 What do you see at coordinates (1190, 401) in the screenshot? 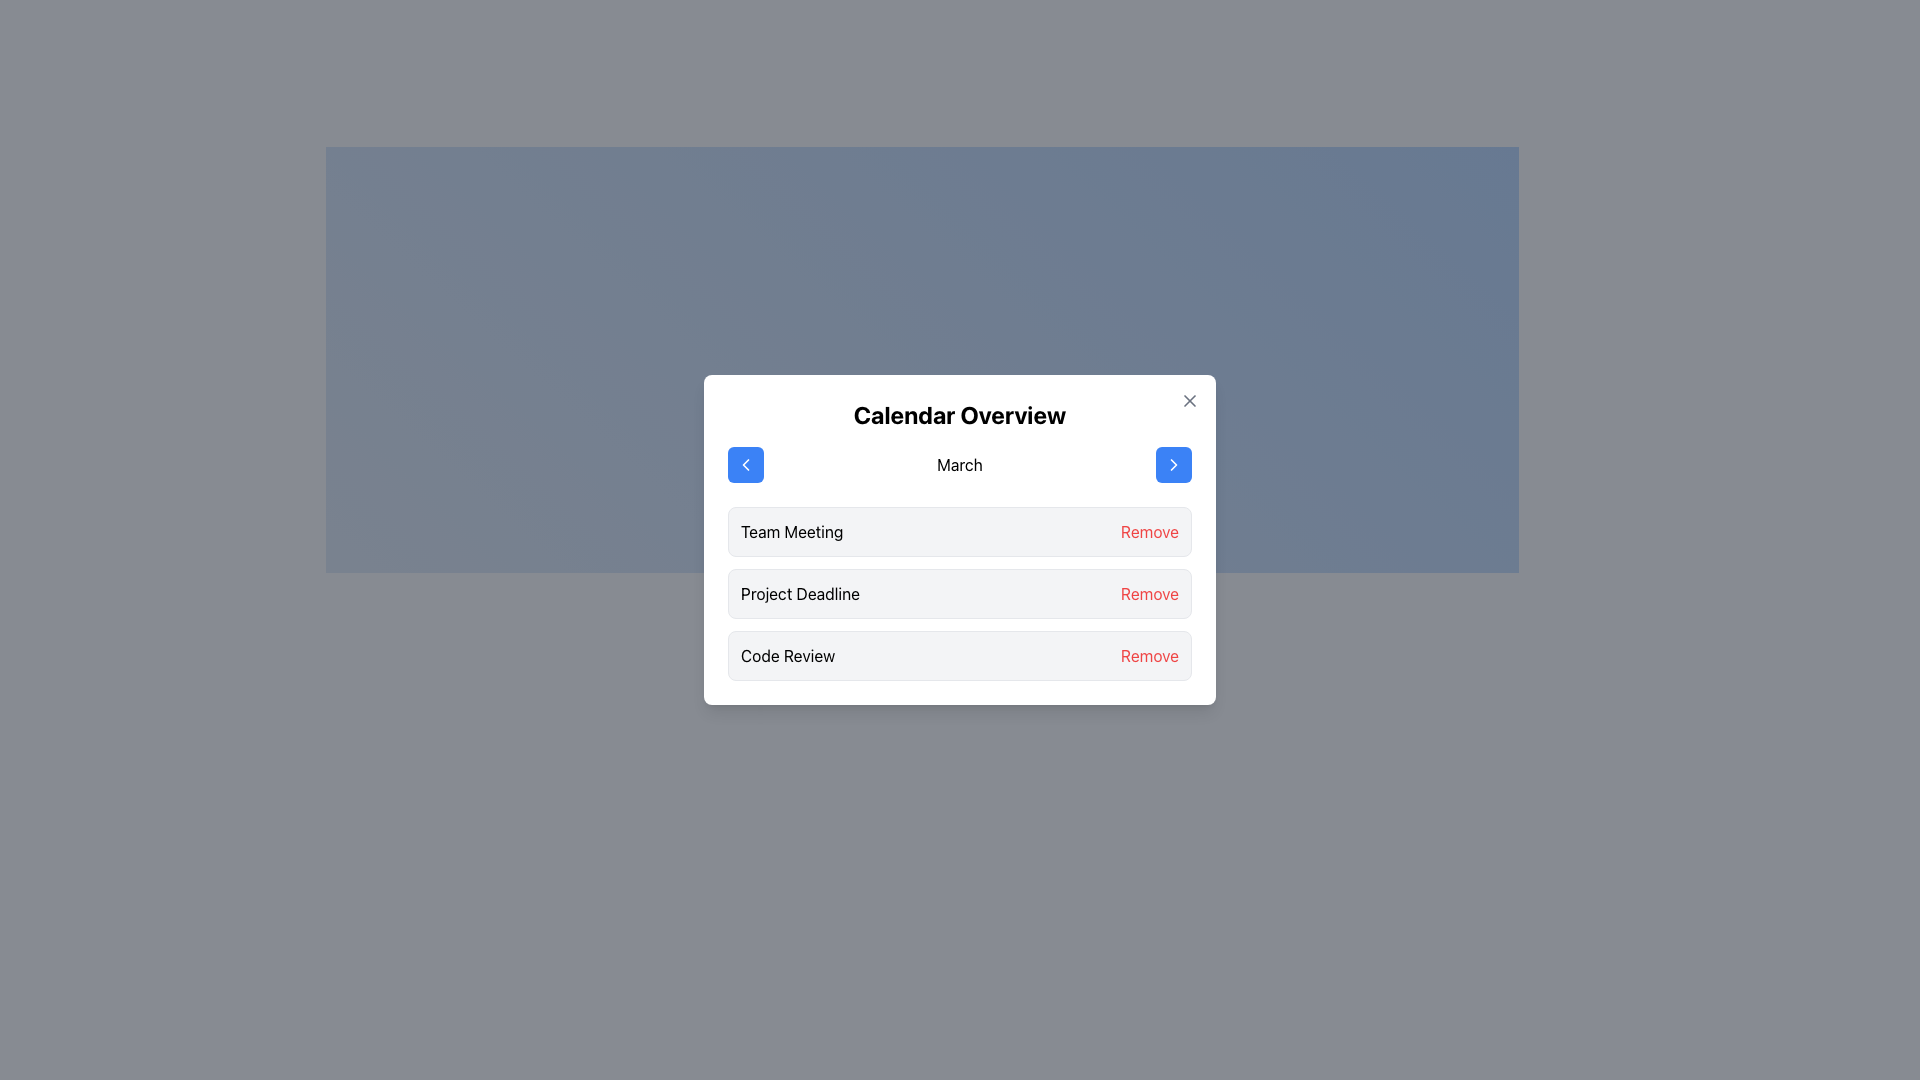
I see `the close button located at the top-right corner of the pop-up panel to change its color to red` at bounding box center [1190, 401].